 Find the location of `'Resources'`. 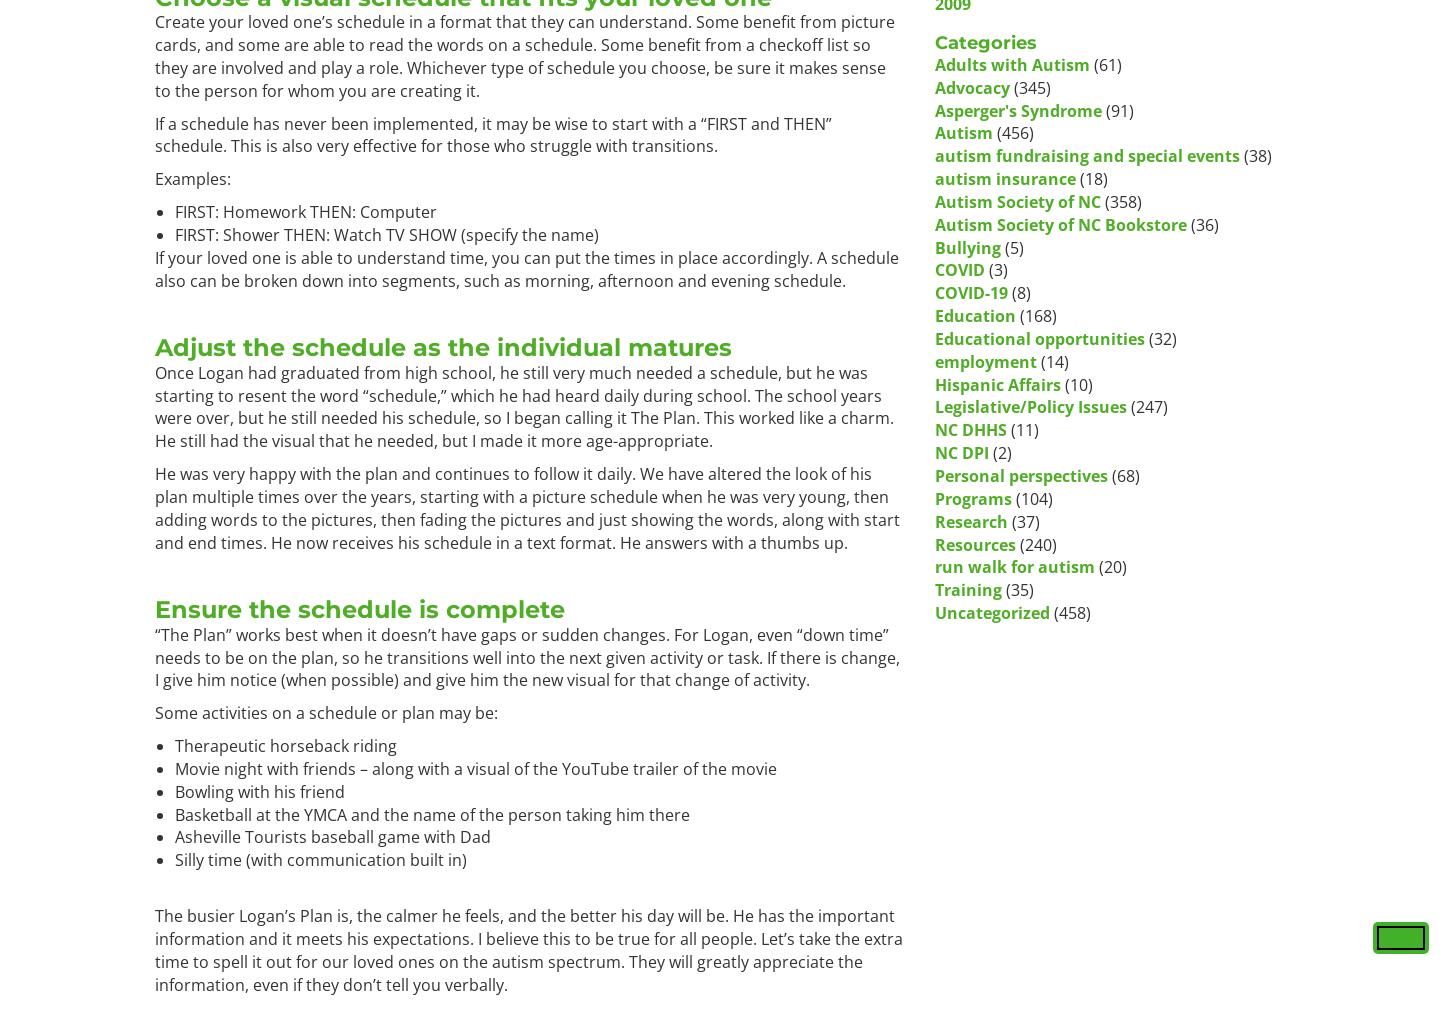

'Resources' is located at coordinates (933, 544).